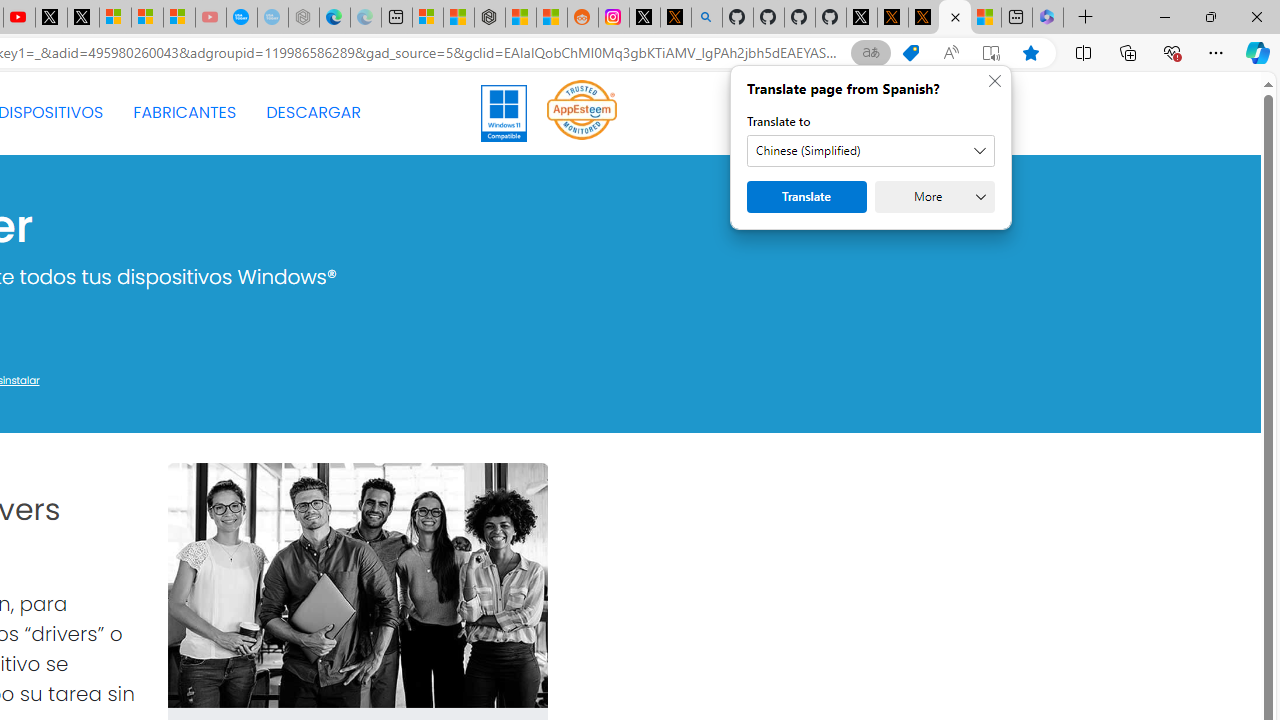 This screenshot has height=720, width=1280. What do you see at coordinates (551, 17) in the screenshot?
I see `'Shanghai, China Weather trends | Microsoft Weather'` at bounding box center [551, 17].